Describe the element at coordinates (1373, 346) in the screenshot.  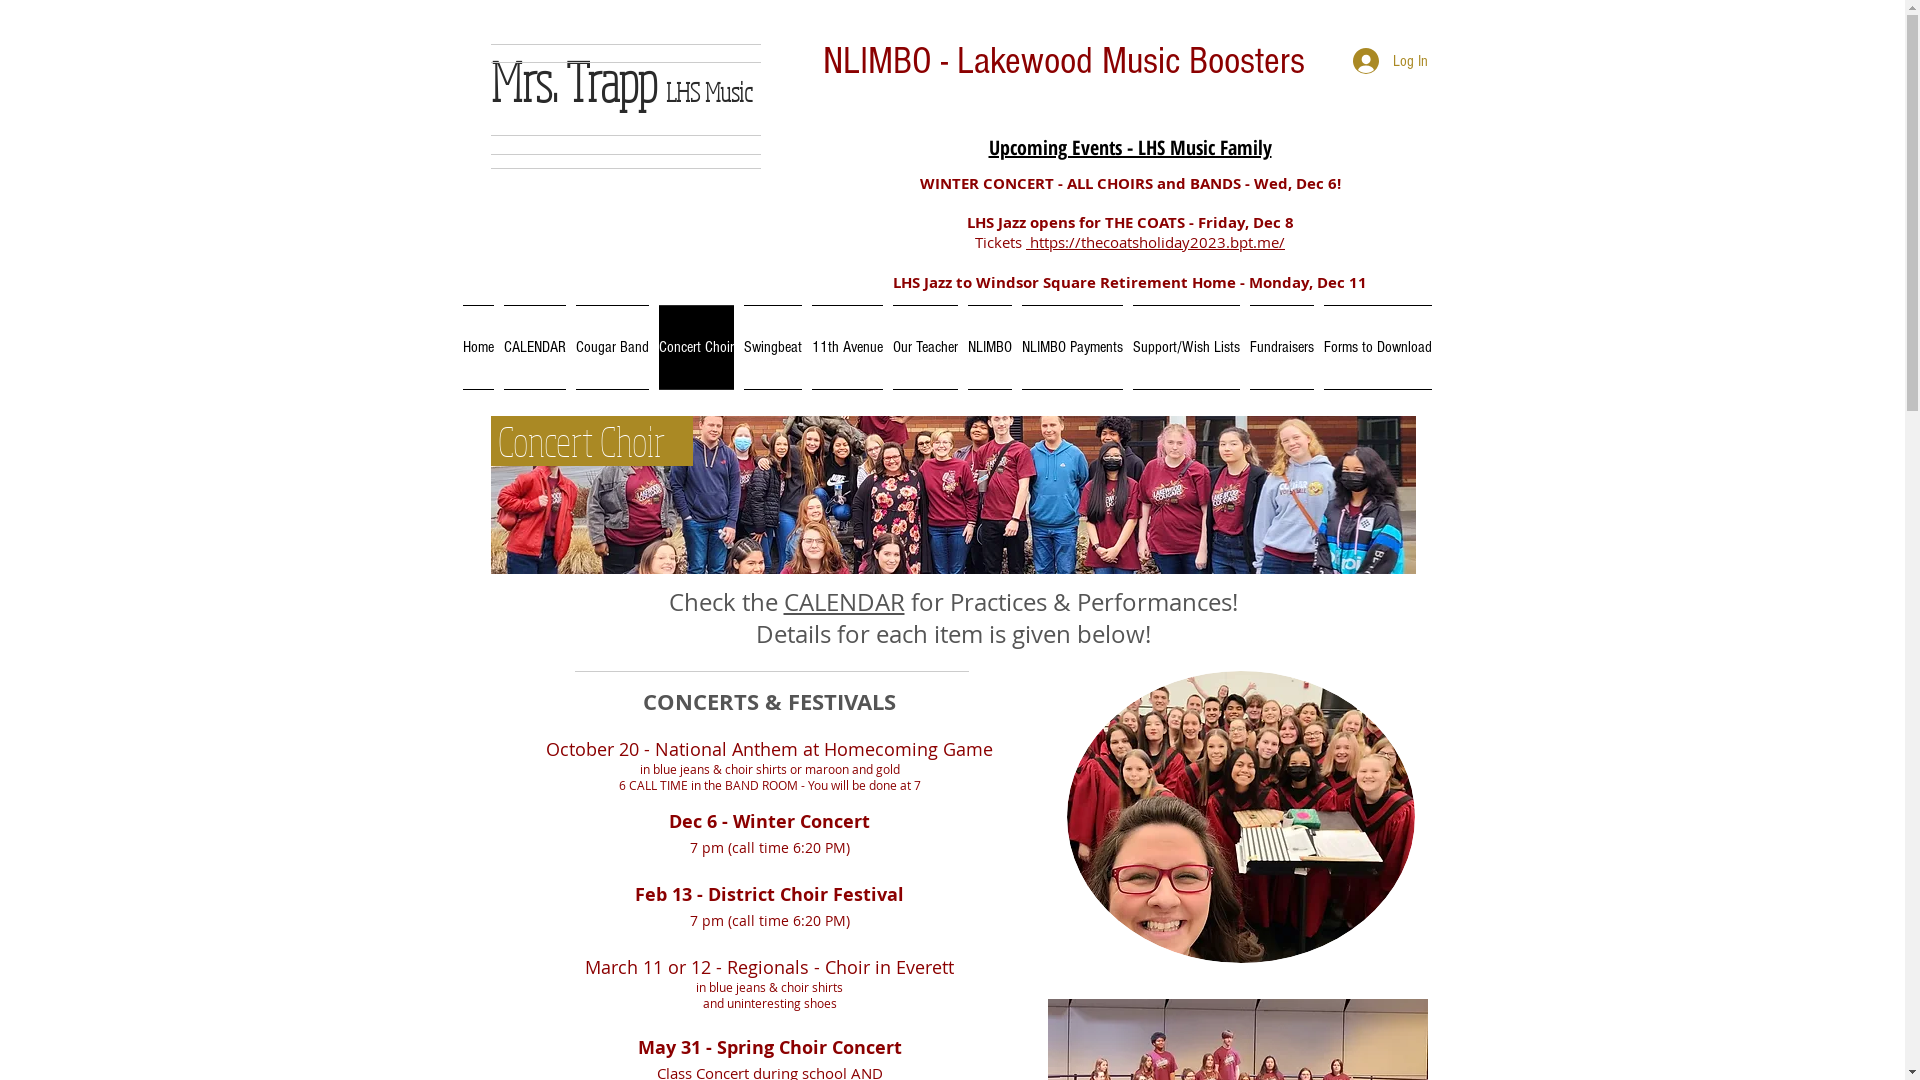
I see `'Forms to Download'` at that location.